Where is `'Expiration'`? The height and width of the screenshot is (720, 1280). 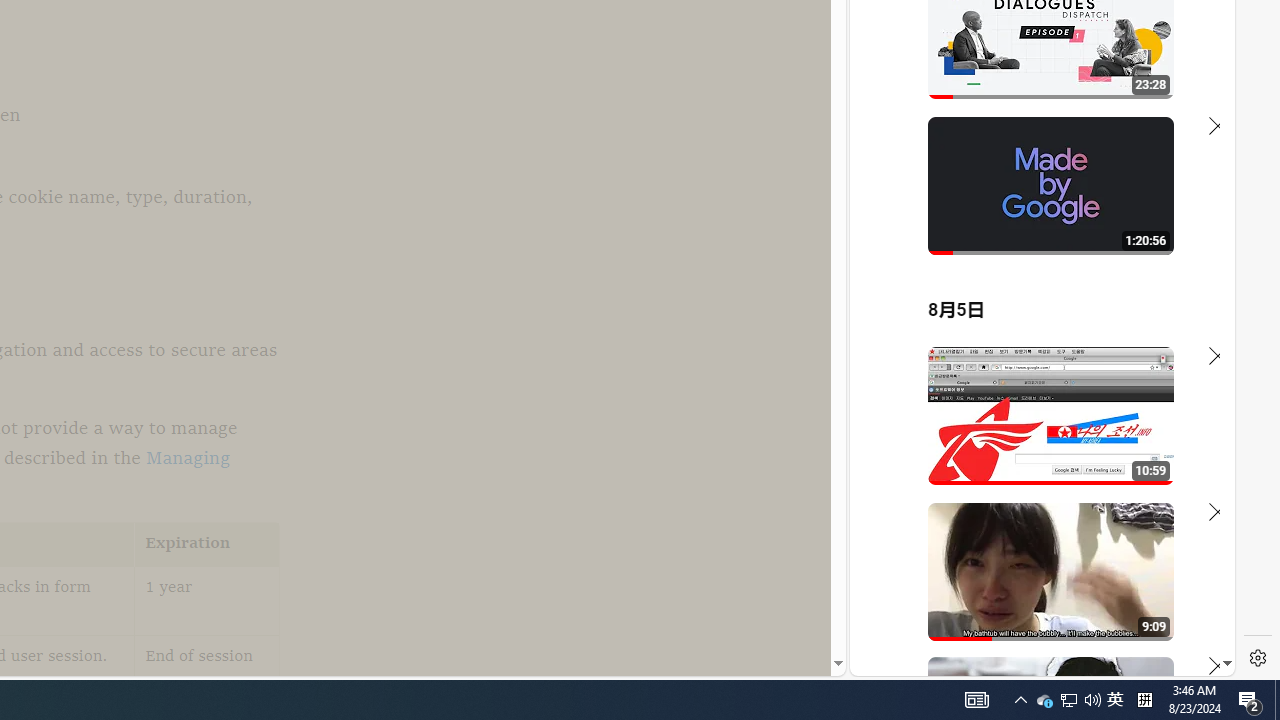
'Expiration' is located at coordinates (207, 544).